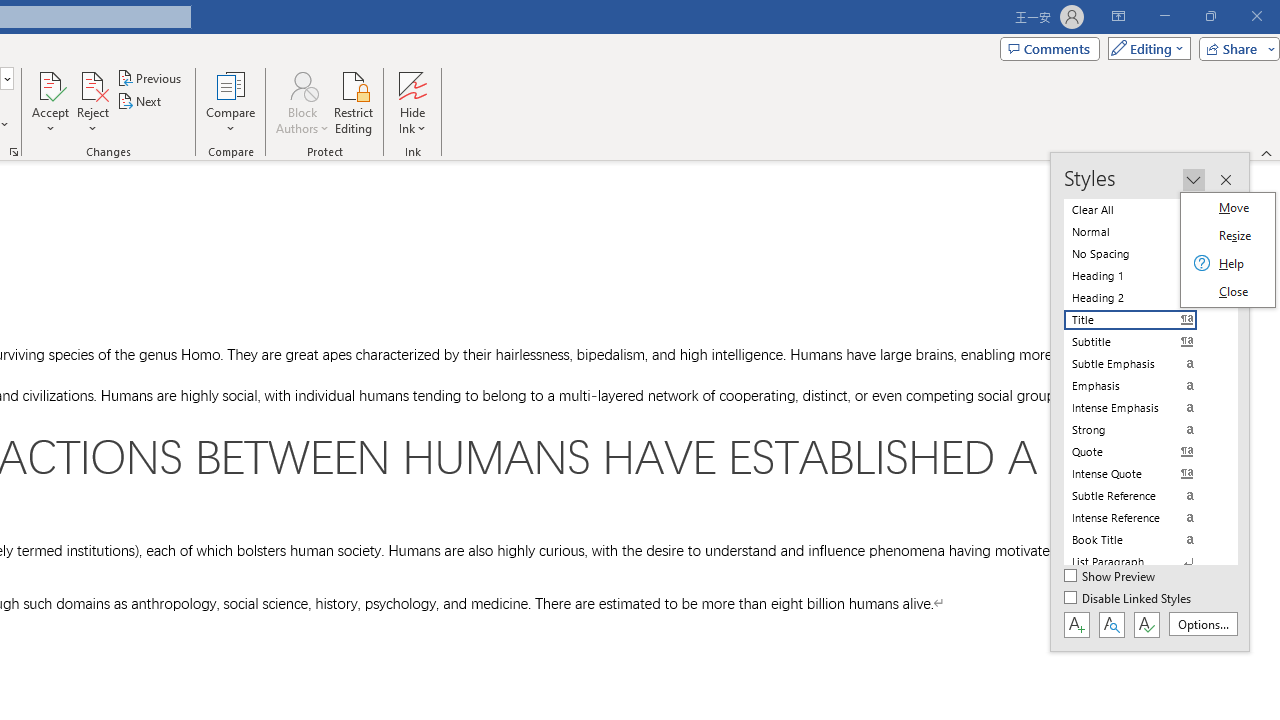 The image size is (1280, 720). I want to click on 'Hide Ink', so click(411, 84).